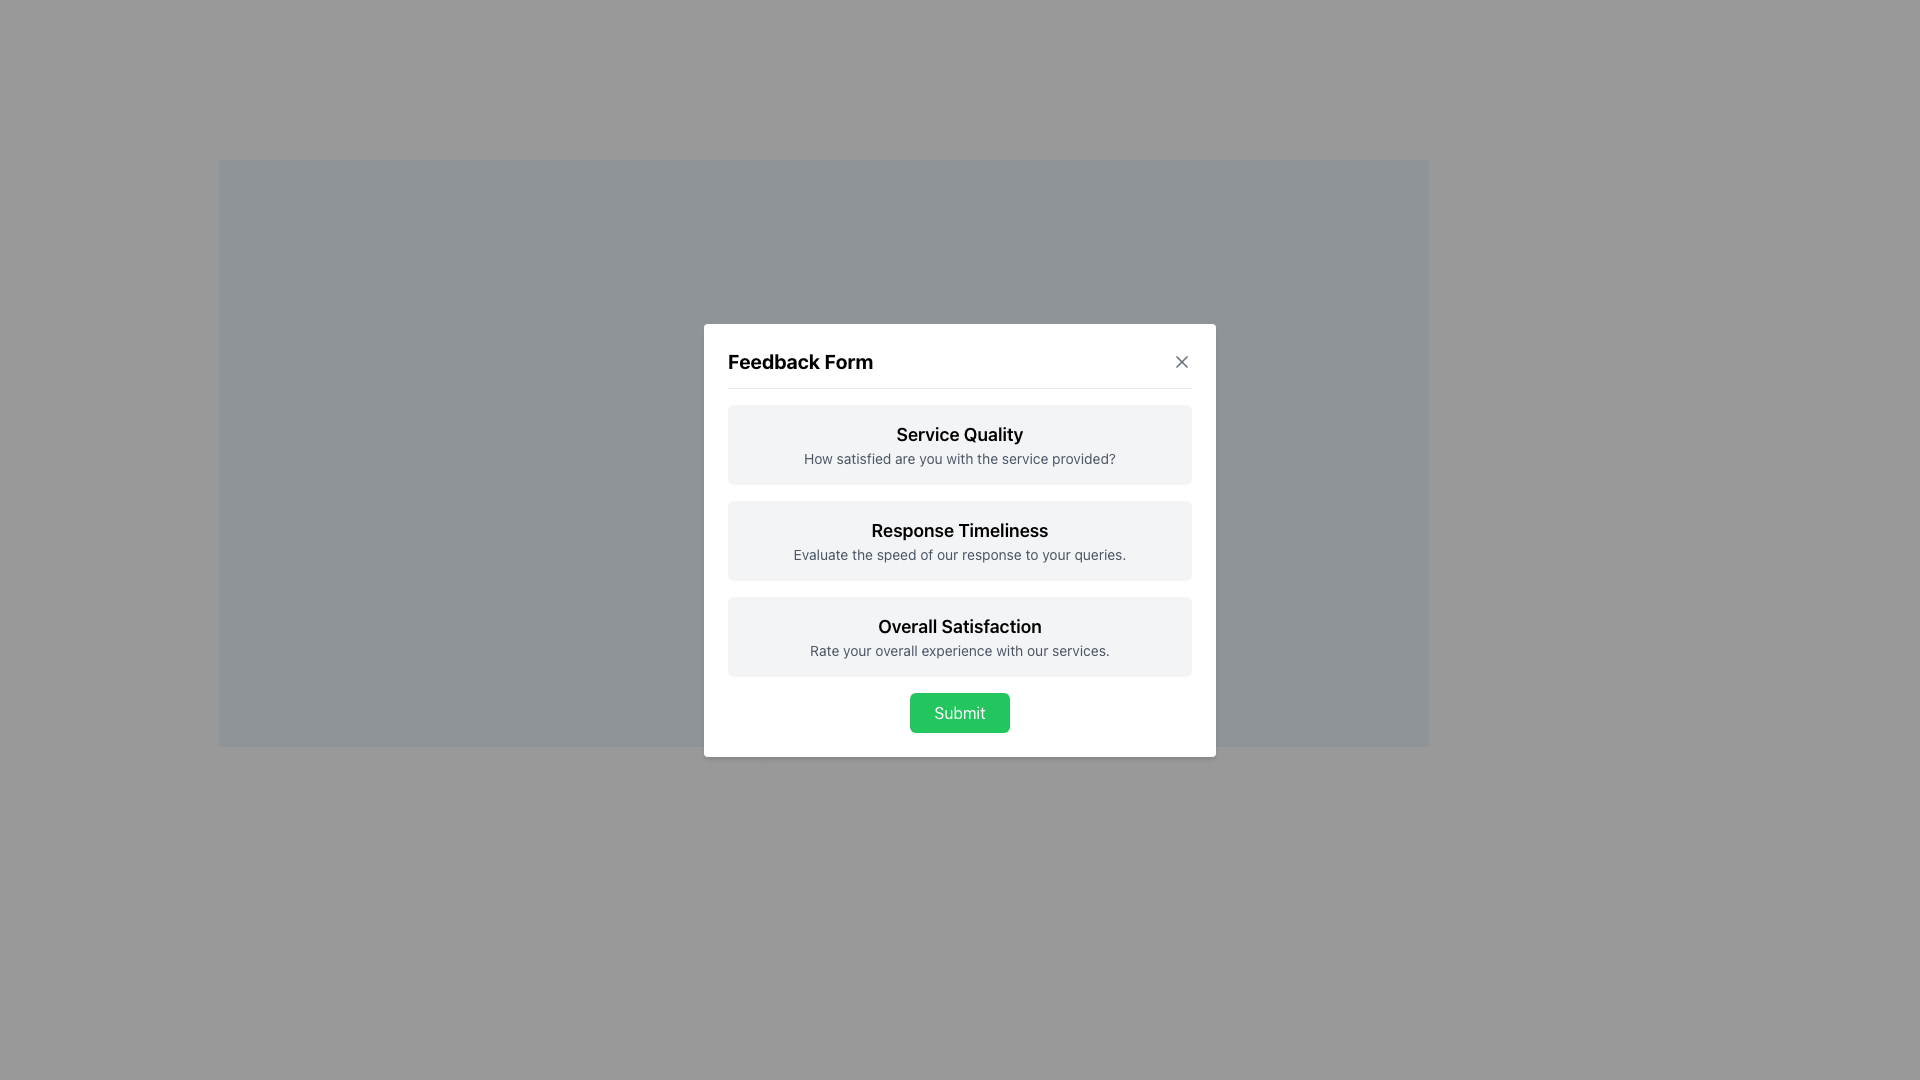  Describe the element at coordinates (960, 711) in the screenshot. I see `the green rectangular 'Submit' button with rounded corners located at the bottom of the form` at that location.